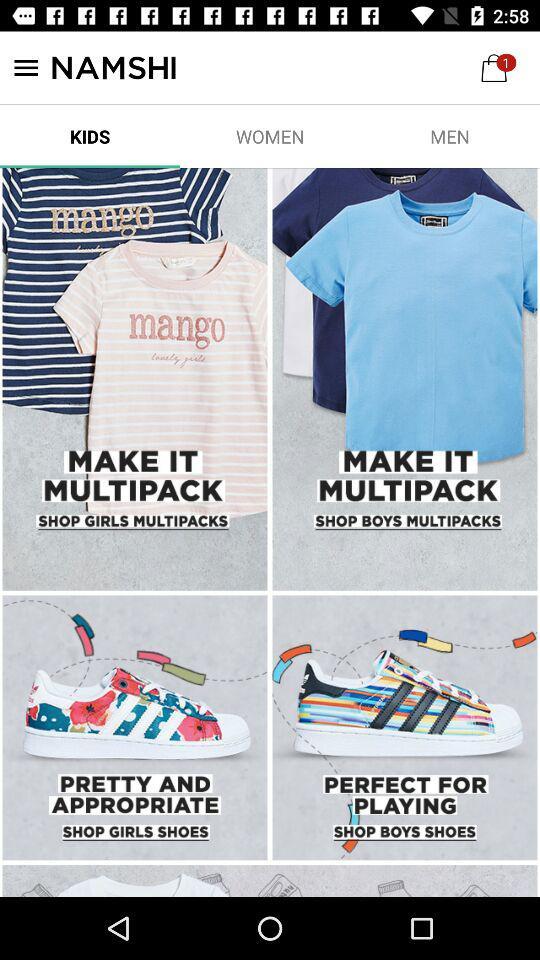 The height and width of the screenshot is (960, 540). I want to click on the kids icon, so click(89, 135).